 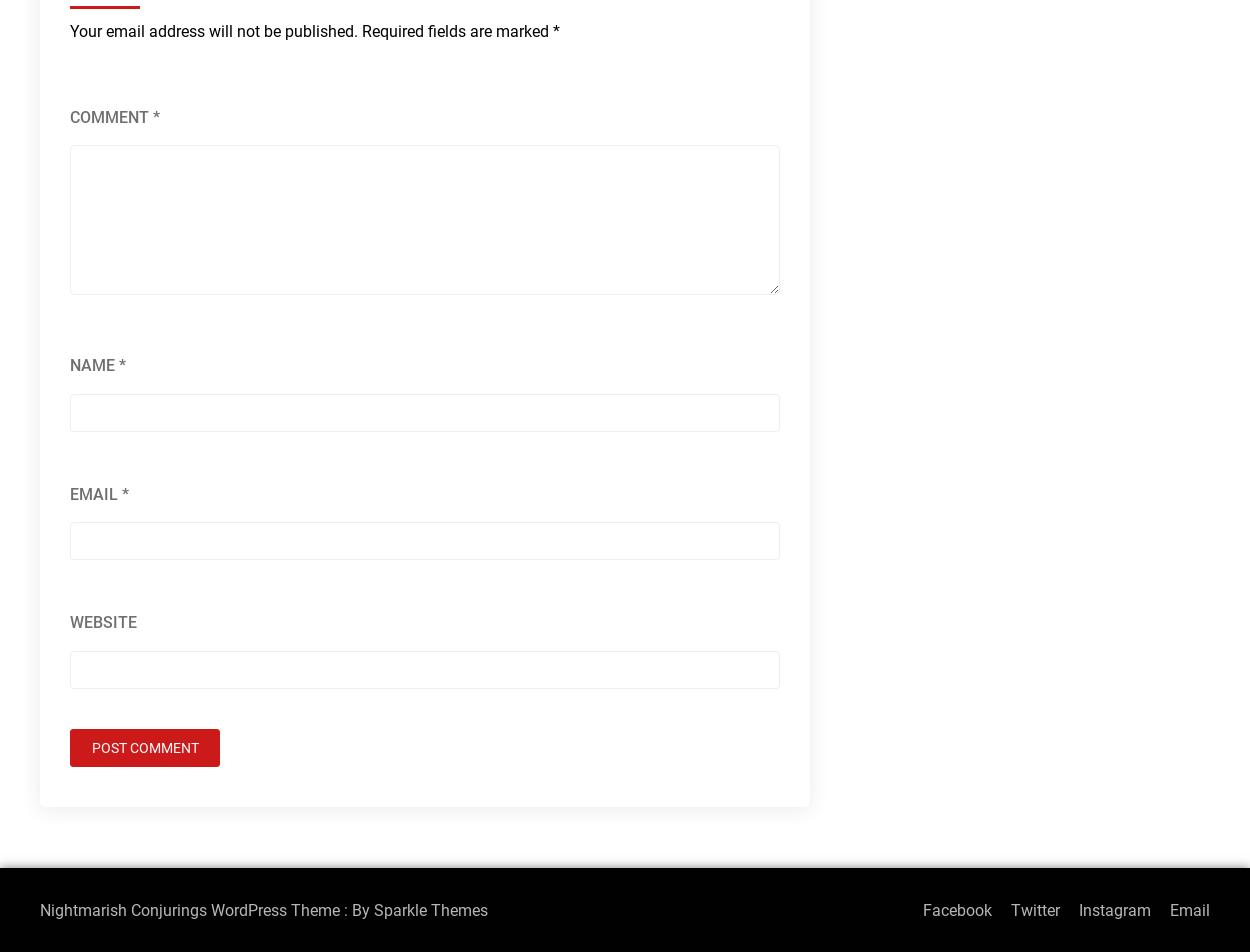 What do you see at coordinates (431, 909) in the screenshot?
I see `'Sparkle Themes'` at bounding box center [431, 909].